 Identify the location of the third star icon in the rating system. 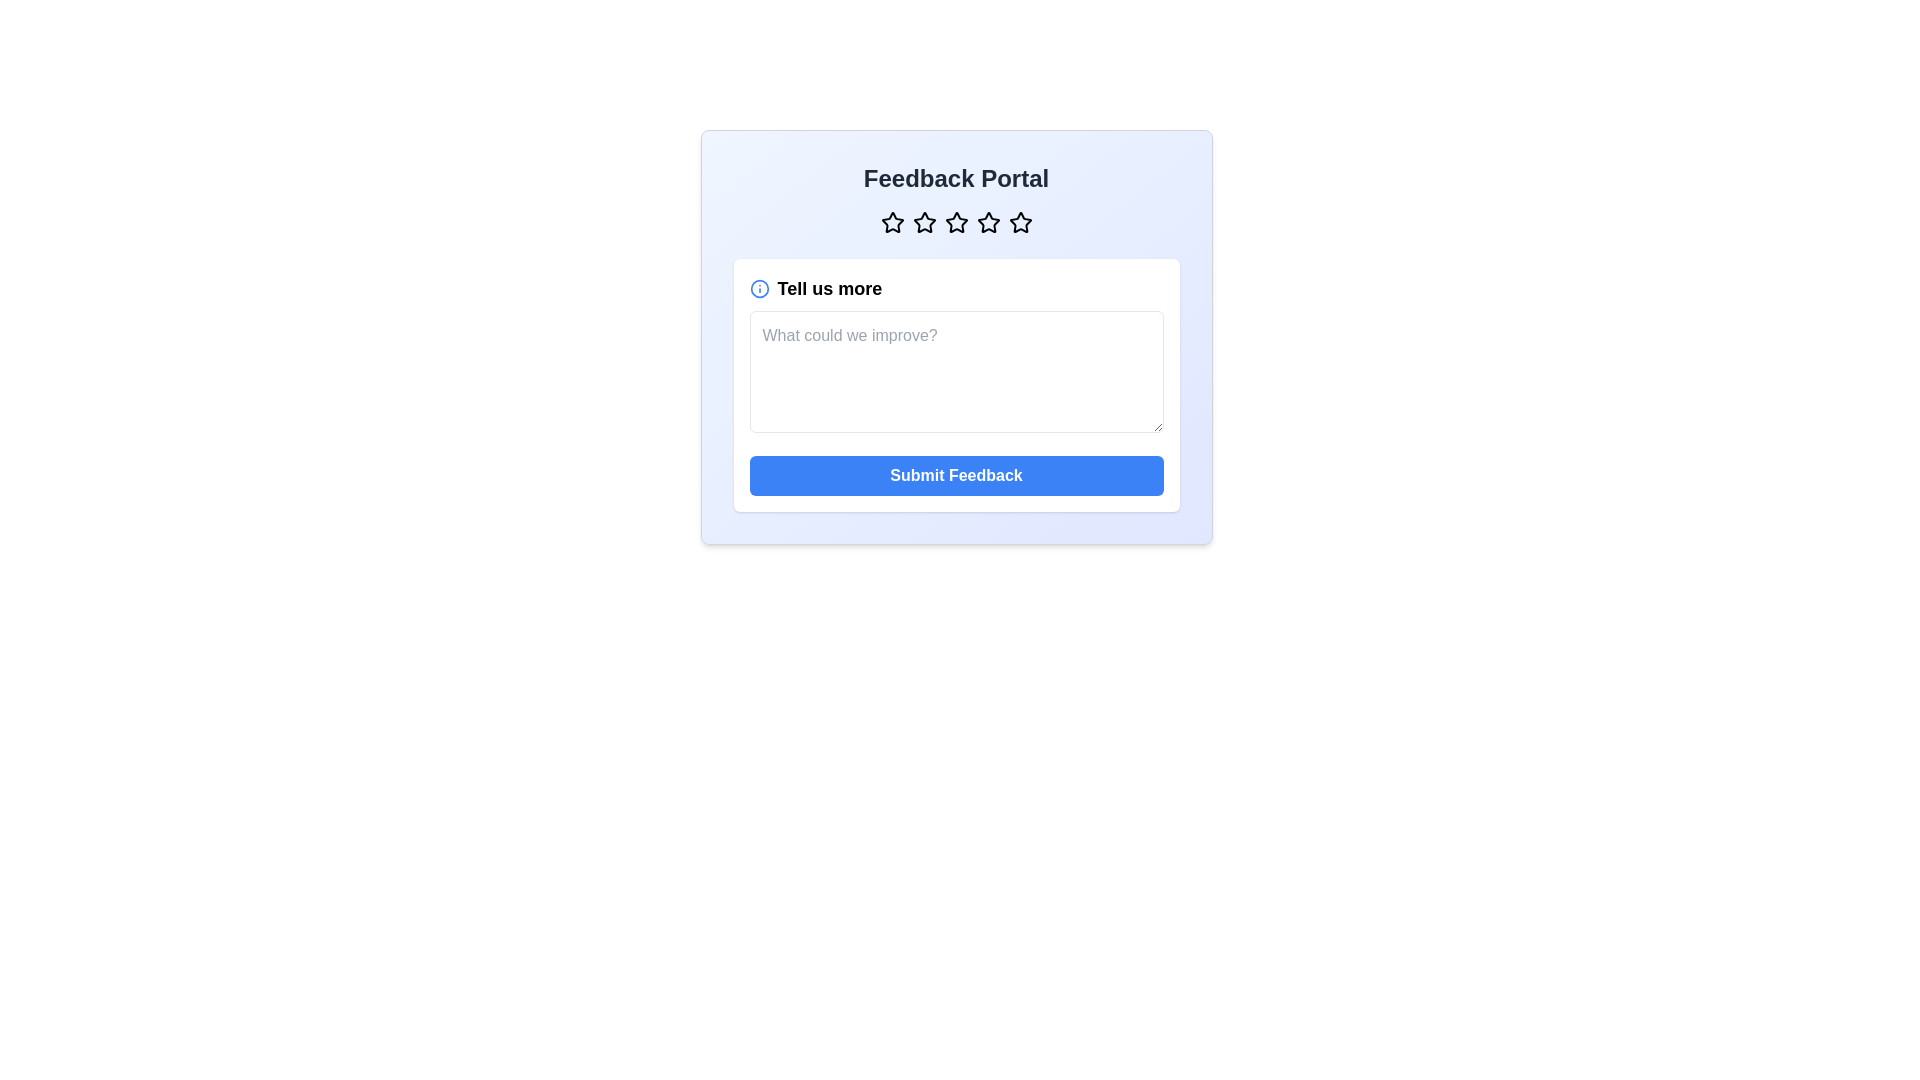
(955, 223).